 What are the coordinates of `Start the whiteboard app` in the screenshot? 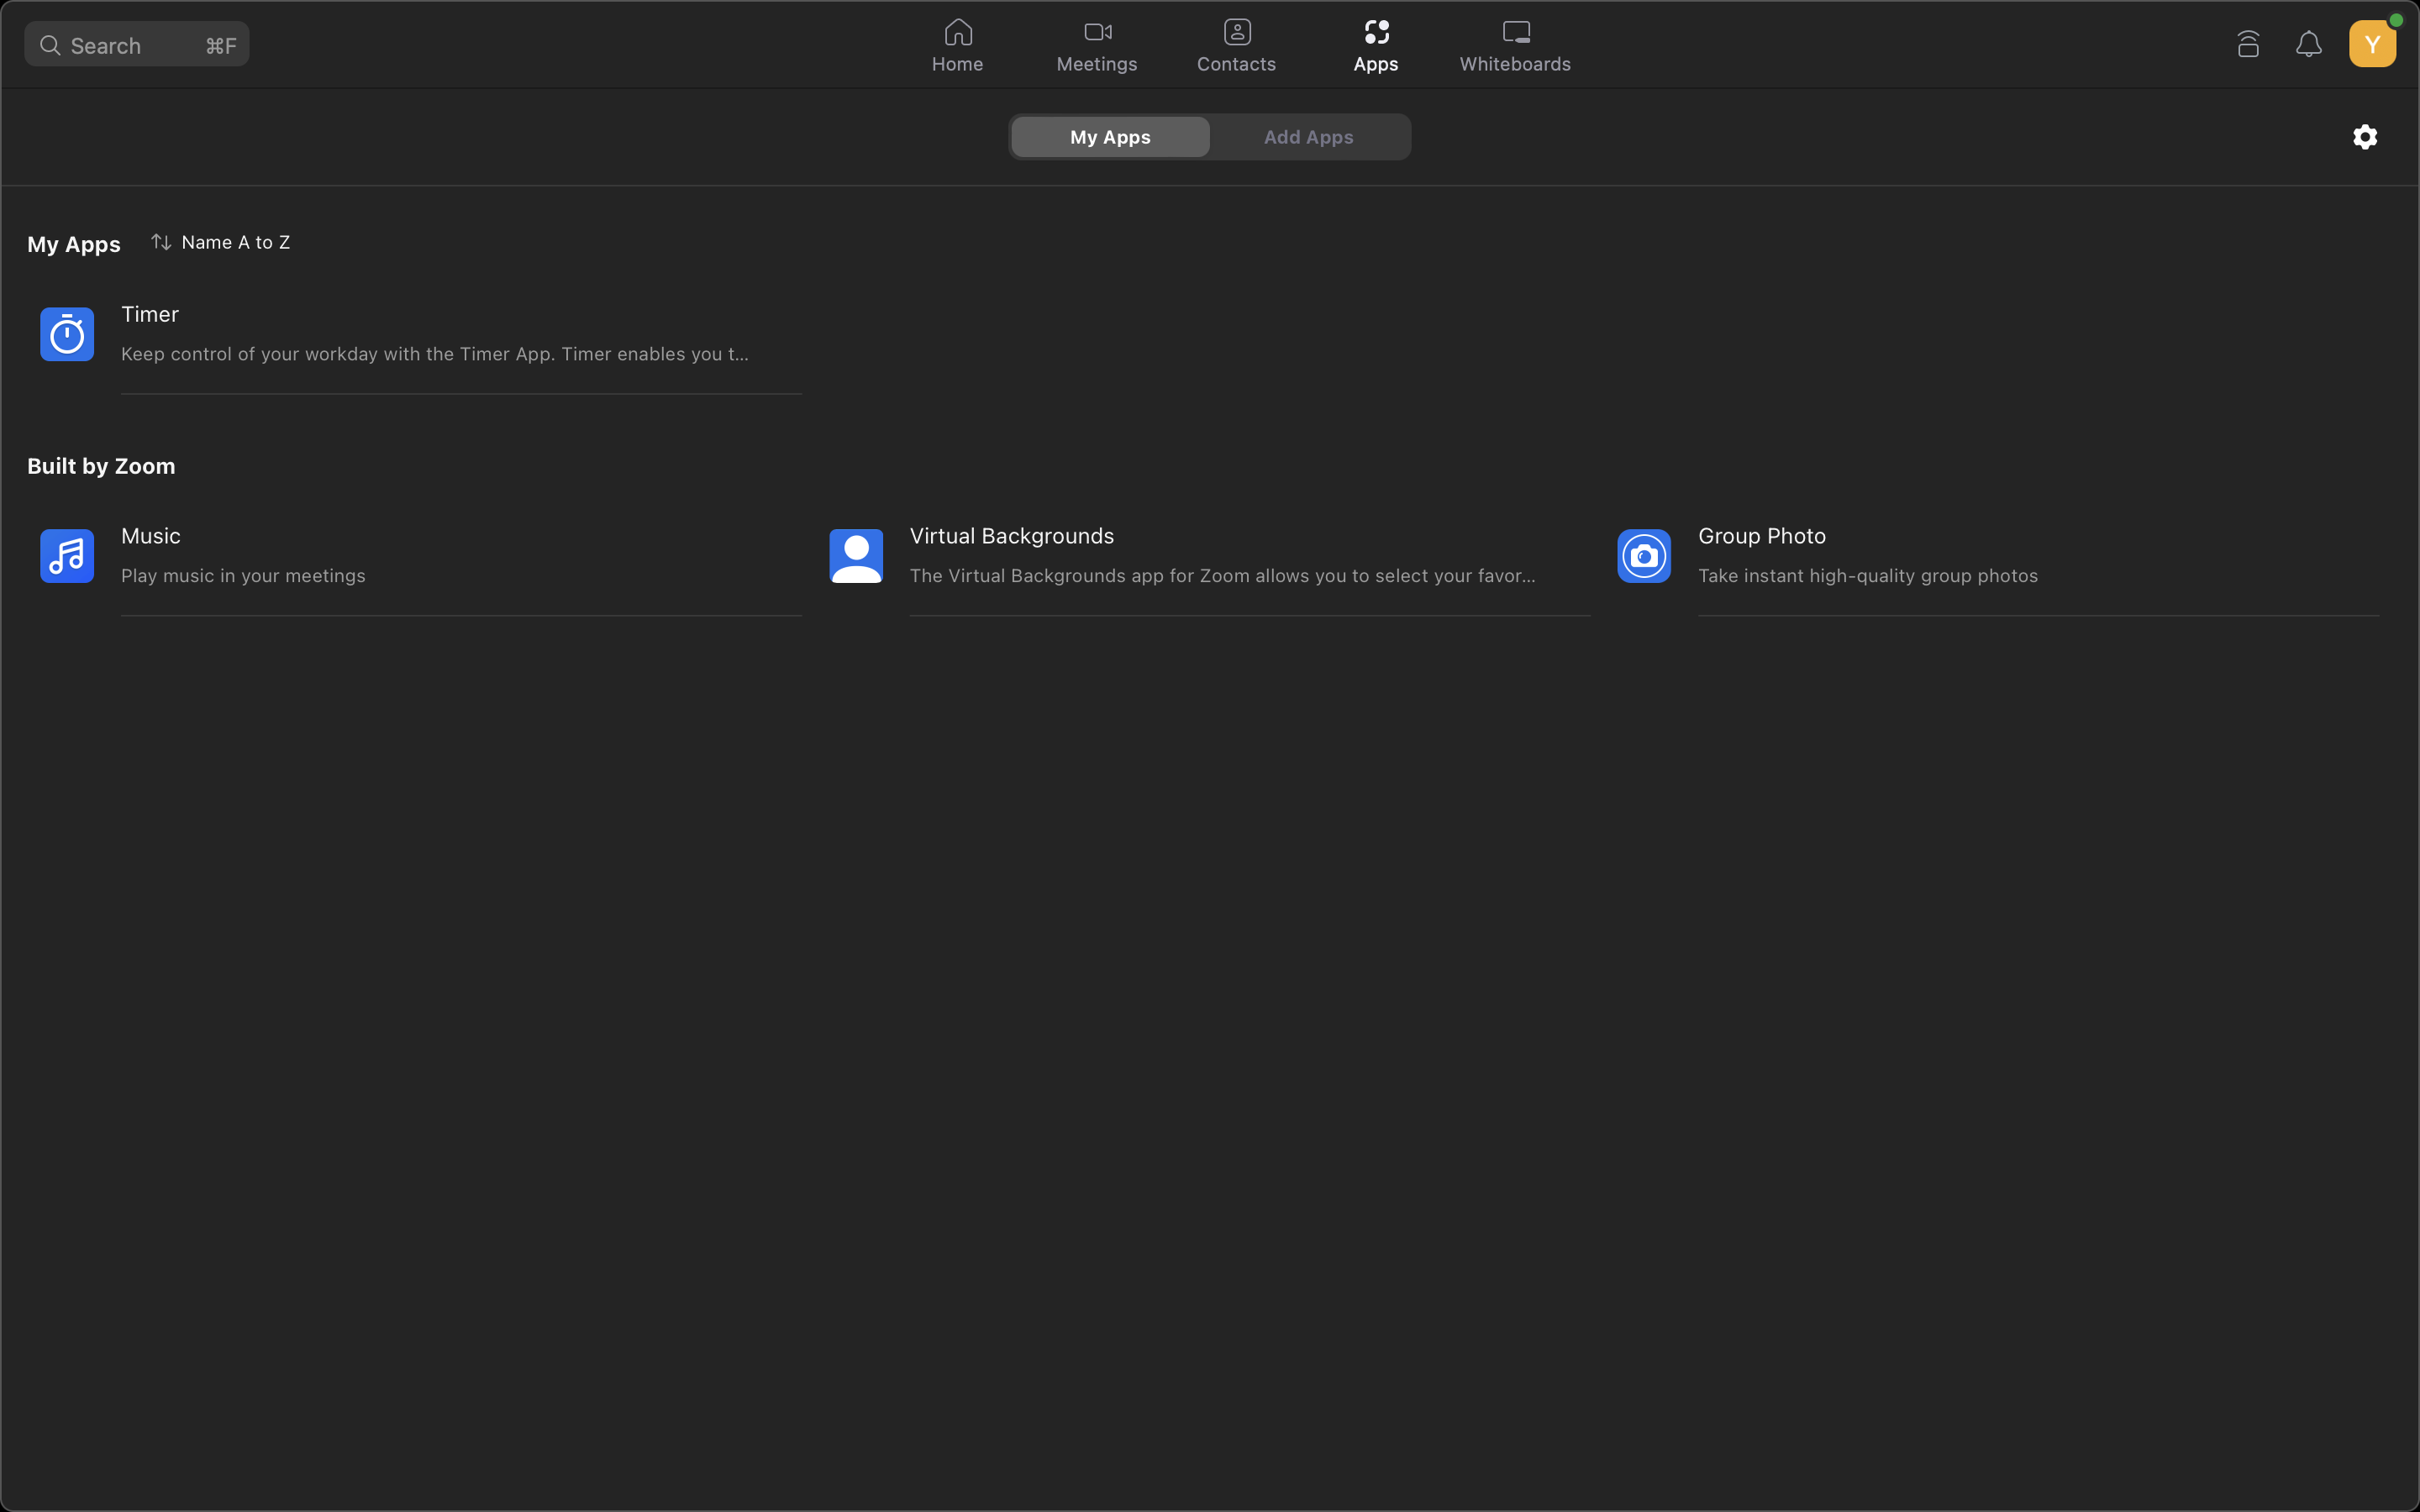 It's located at (1516, 46).